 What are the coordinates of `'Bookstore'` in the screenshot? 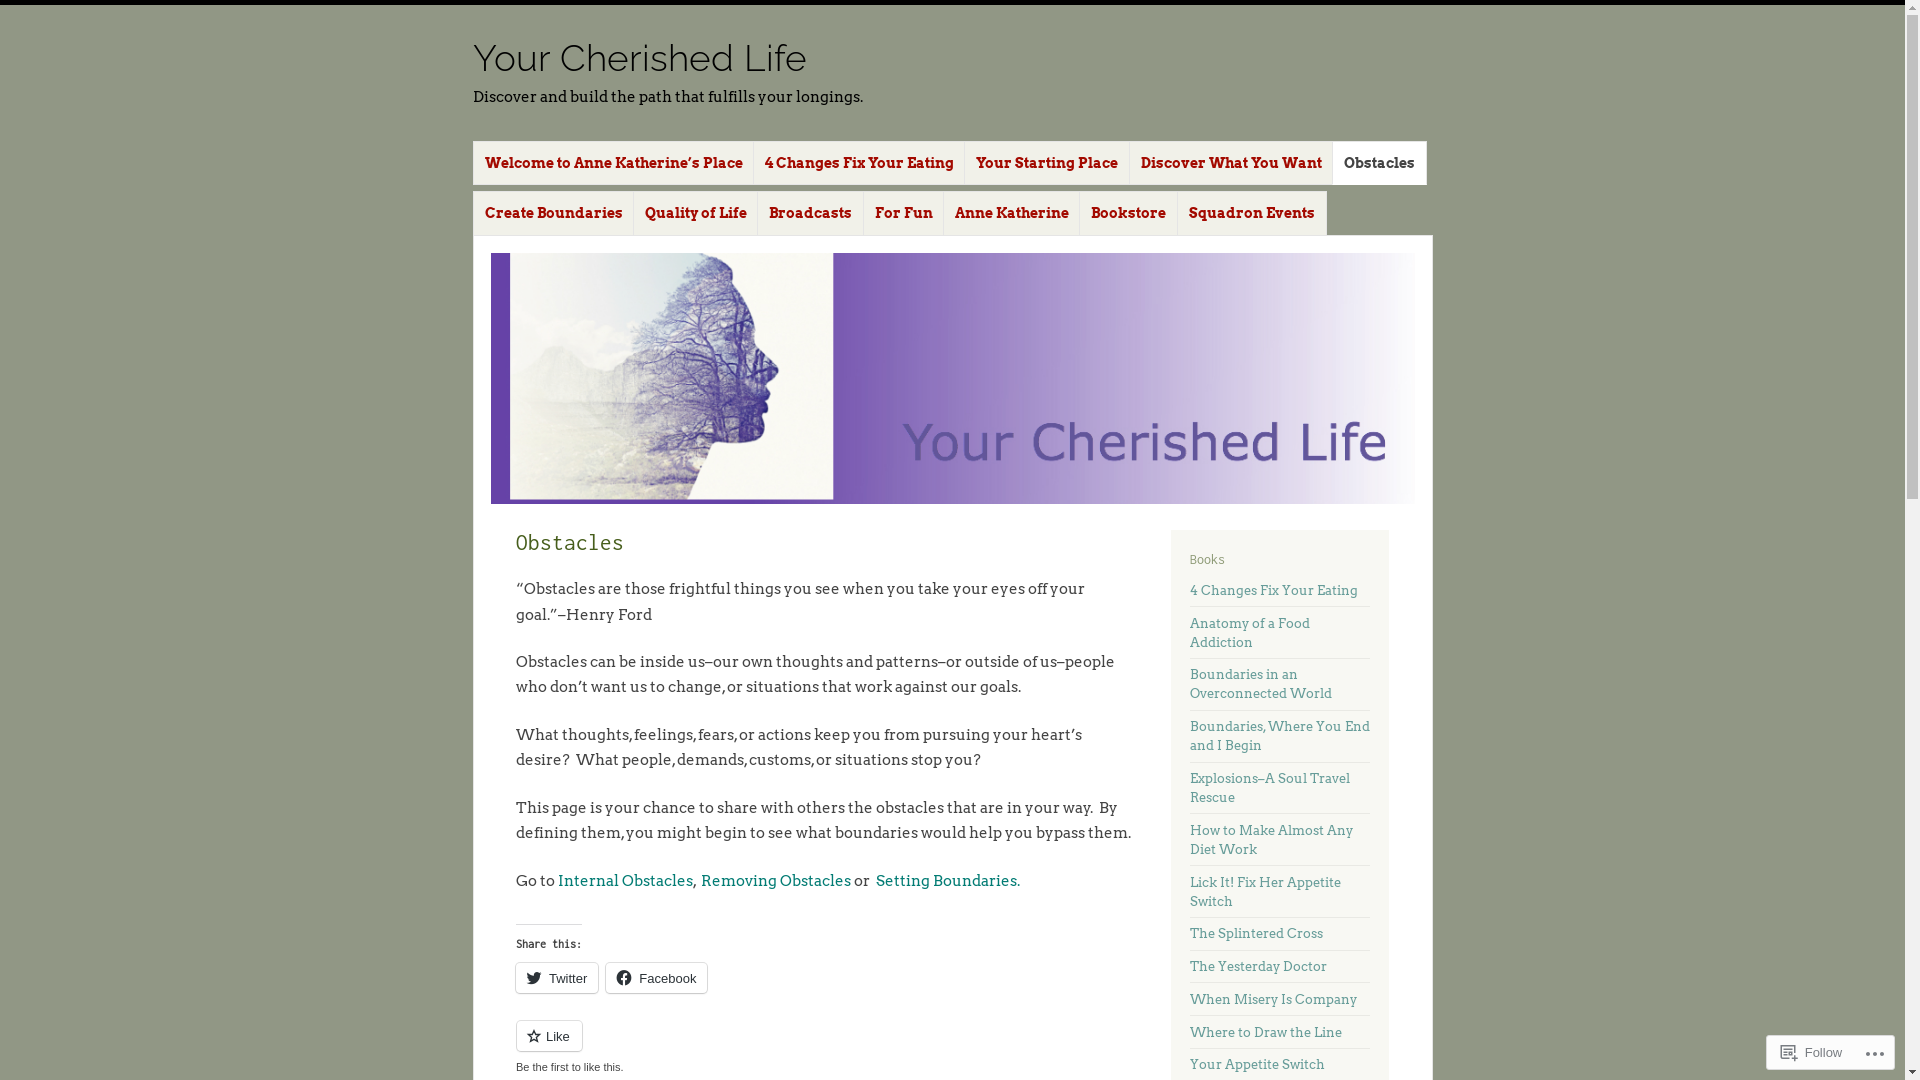 It's located at (1128, 213).